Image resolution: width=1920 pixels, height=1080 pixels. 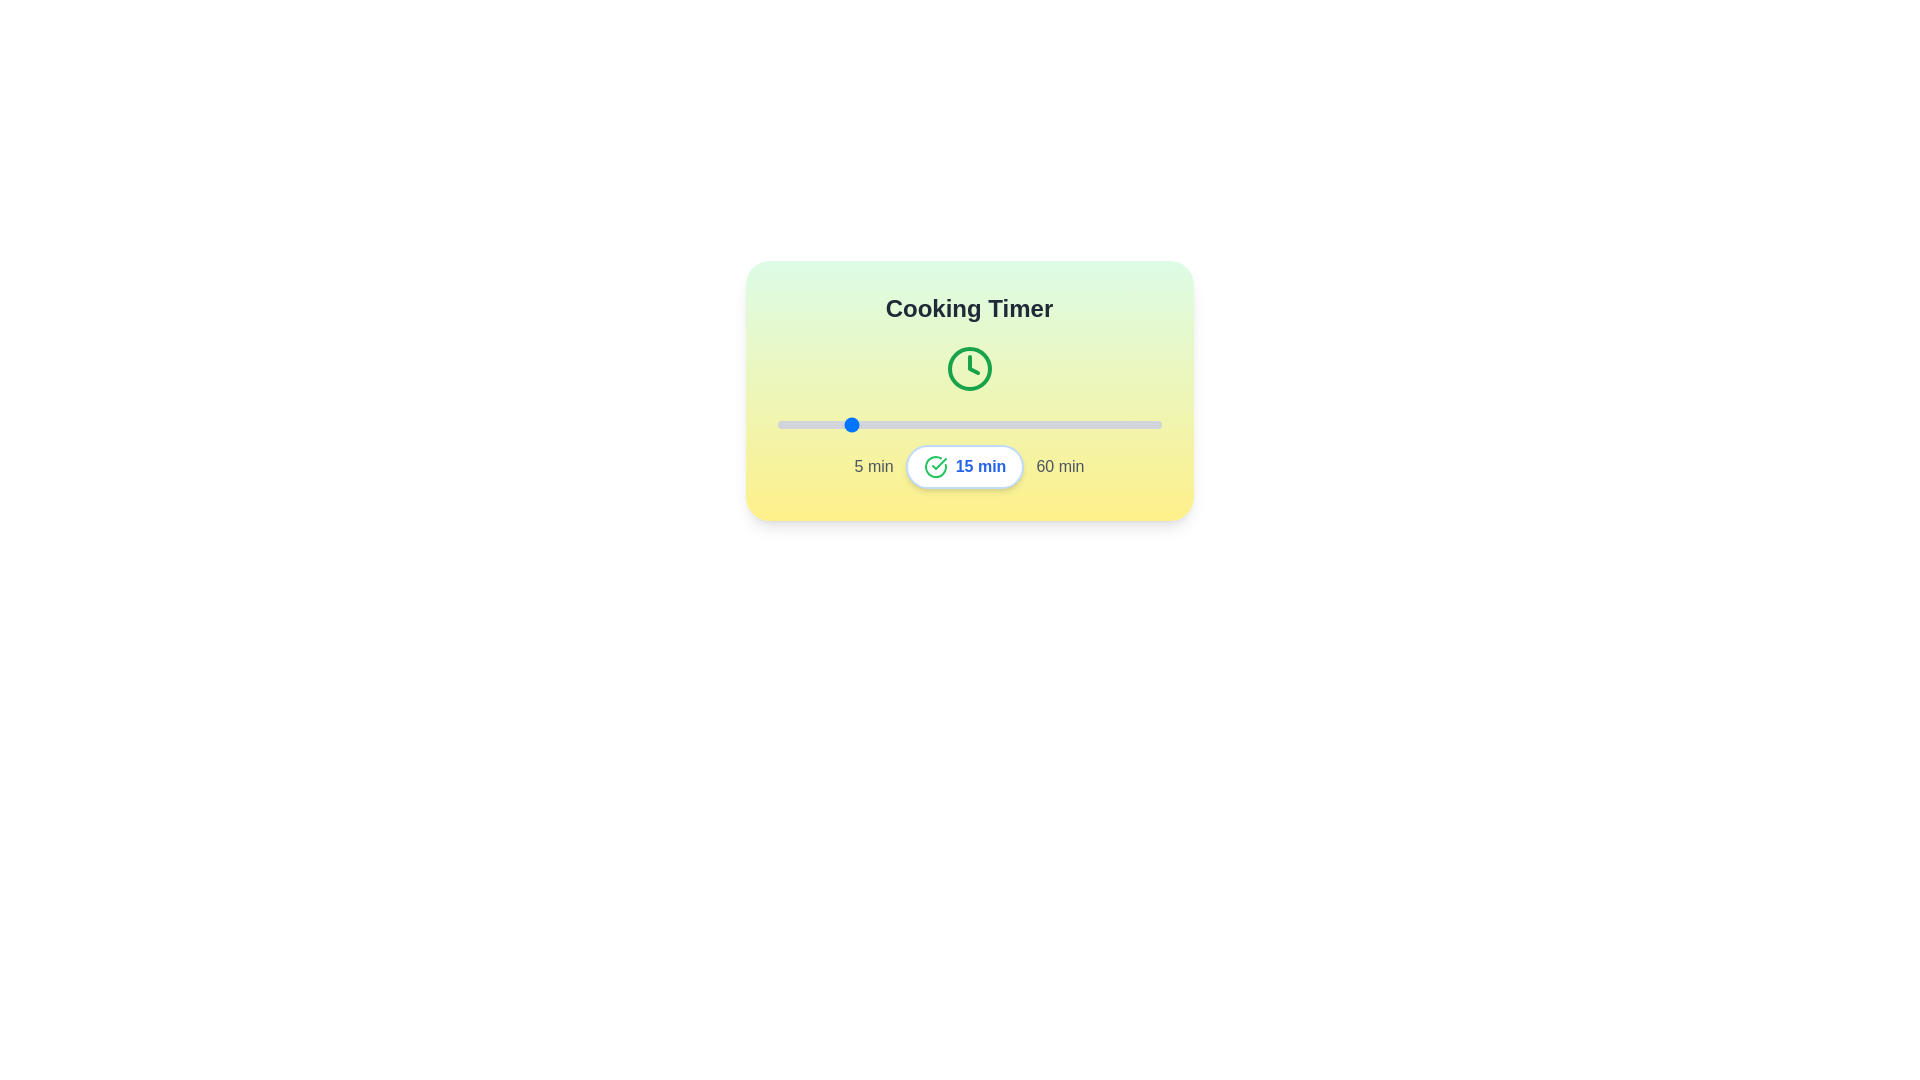 I want to click on the SVG Circle Element that visually represents a clock, located below the 'Cooking Timer' title, so click(x=969, y=369).